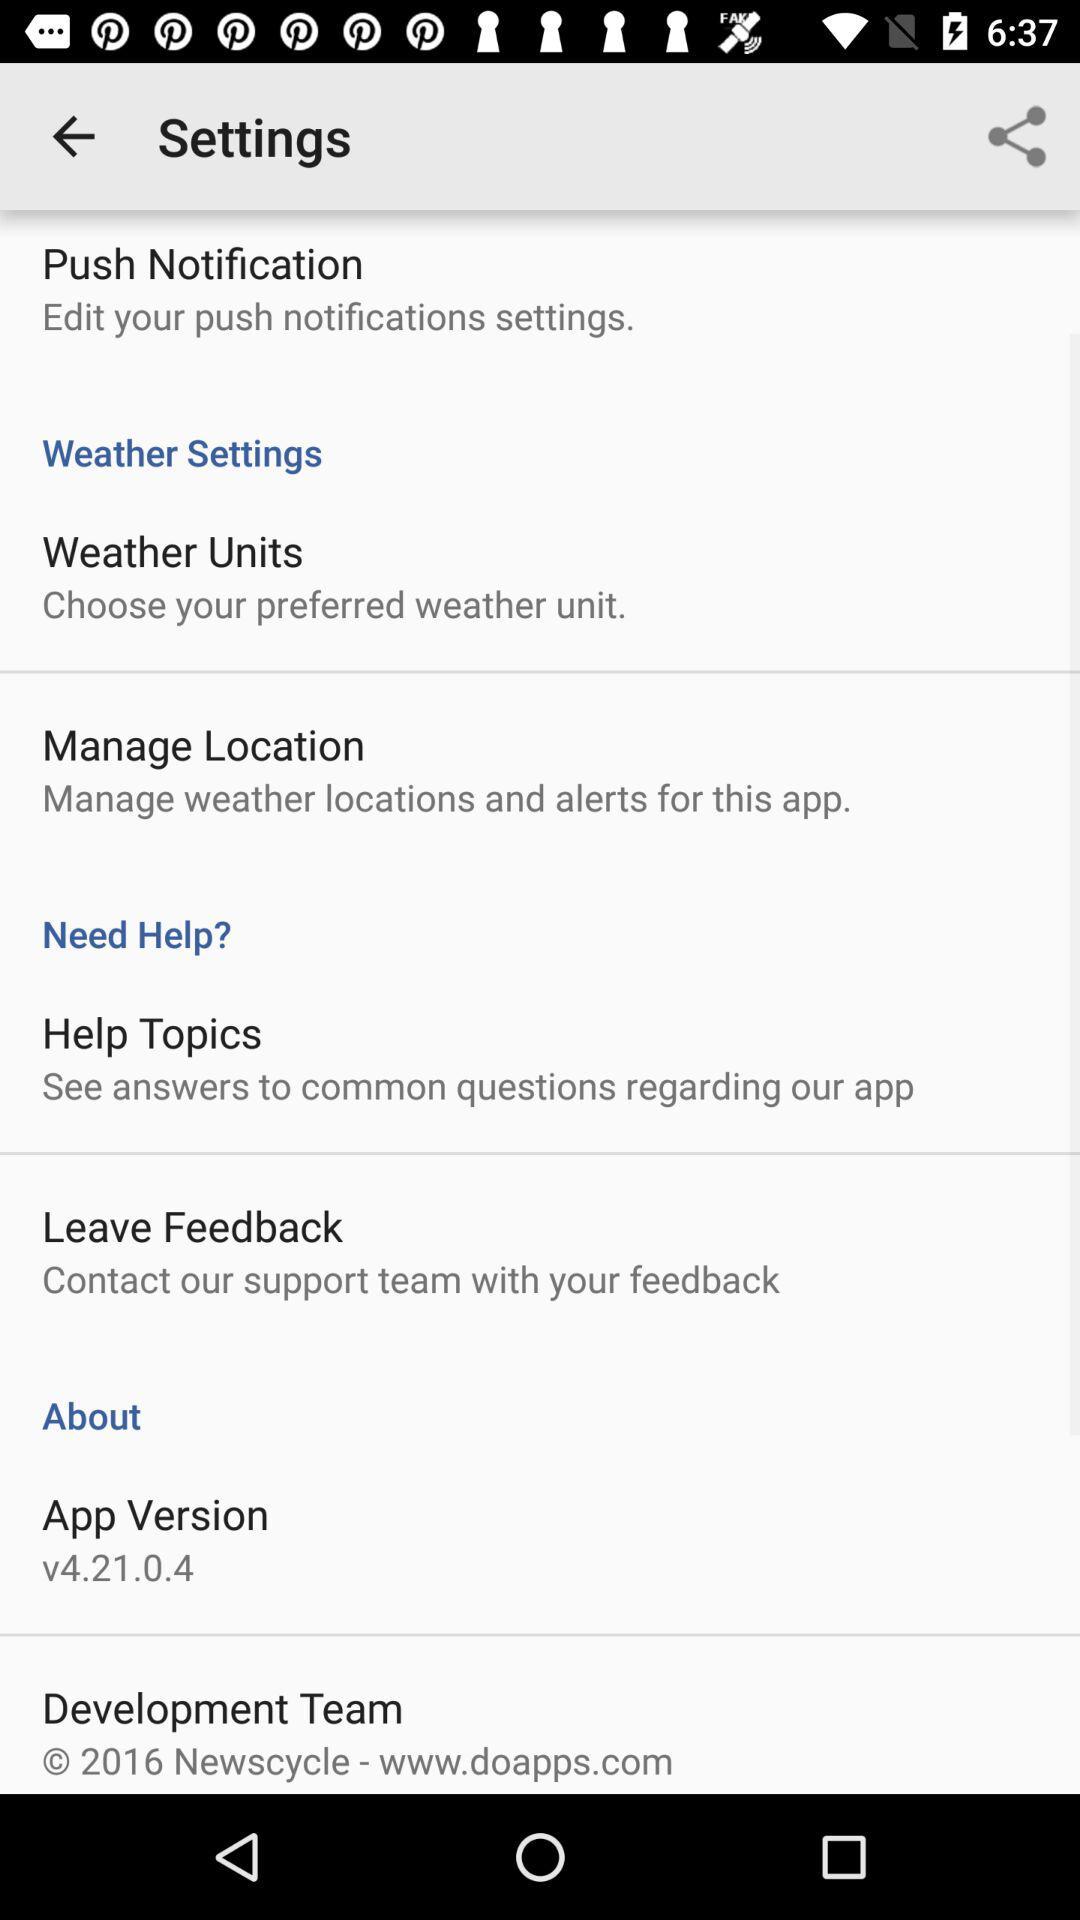 The height and width of the screenshot is (1920, 1080). What do you see at coordinates (446, 796) in the screenshot?
I see `manage weather locations icon` at bounding box center [446, 796].